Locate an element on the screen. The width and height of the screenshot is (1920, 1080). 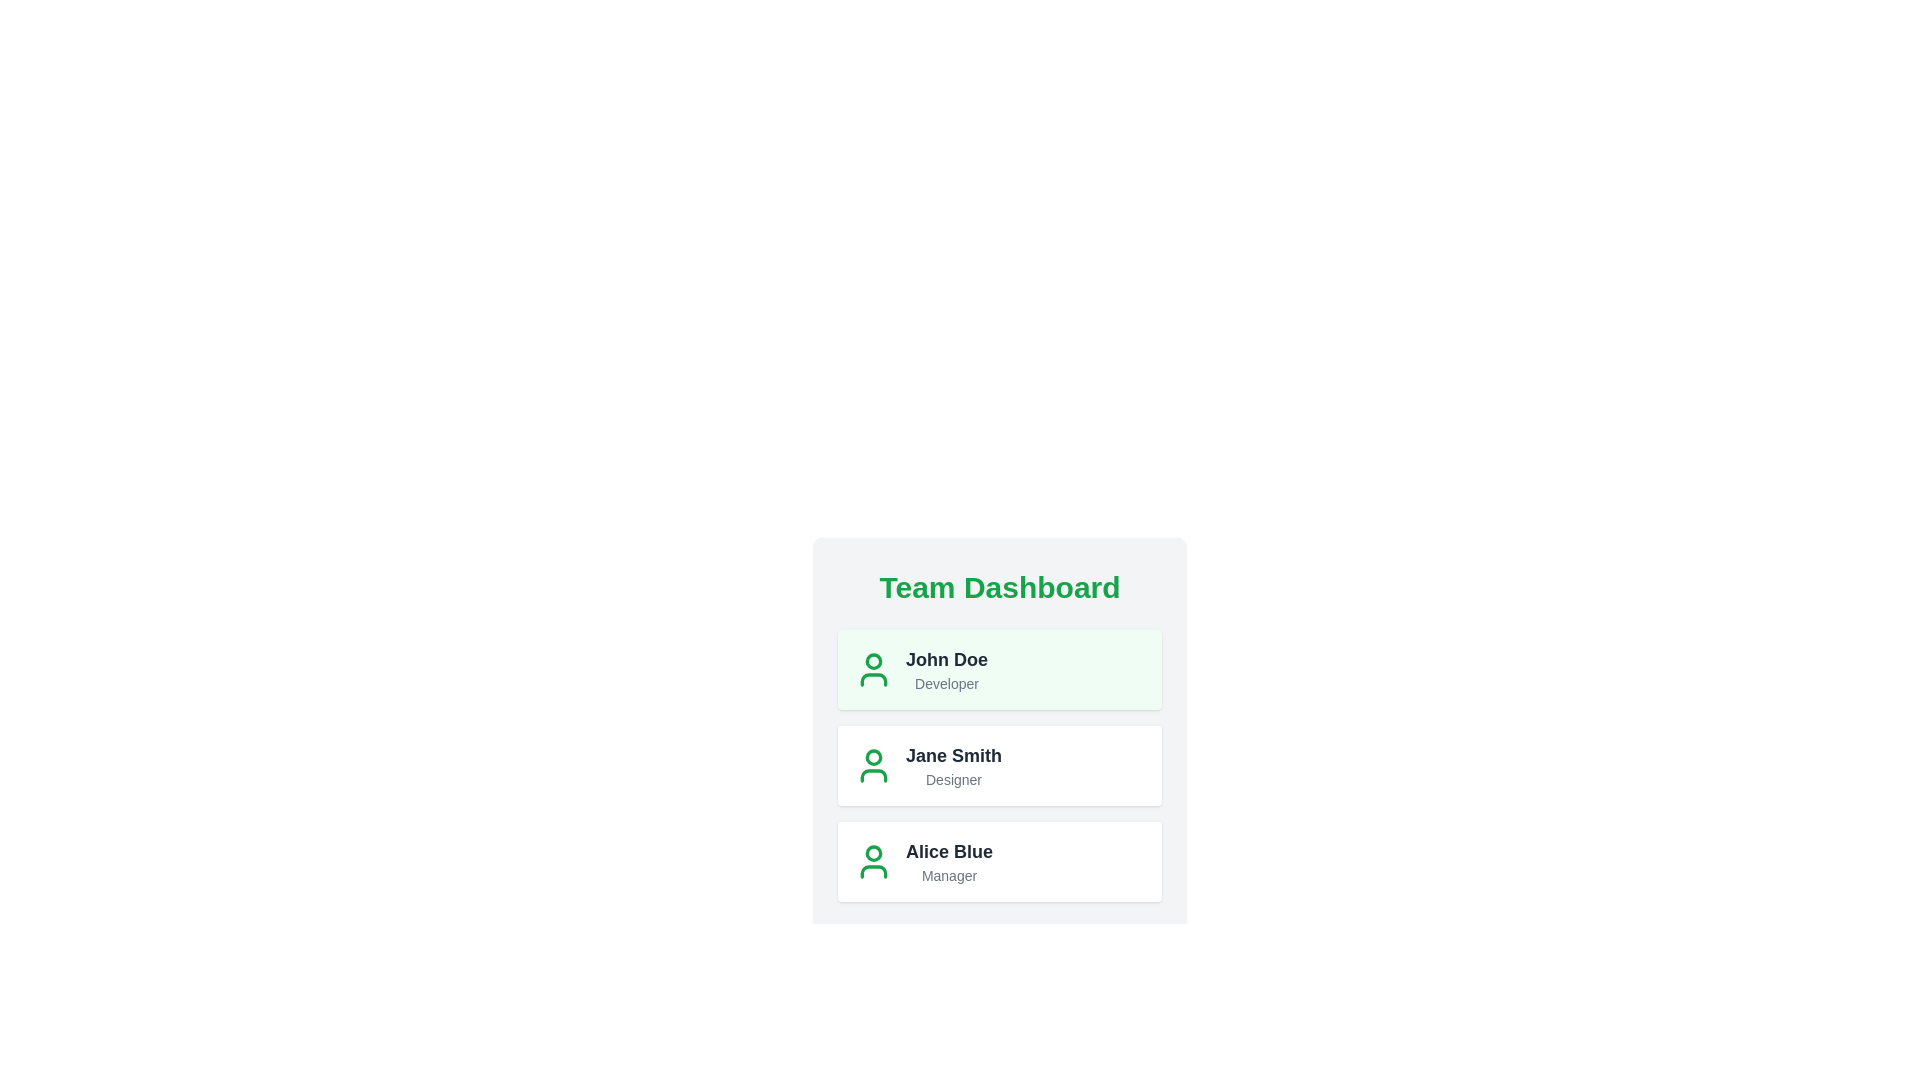
the user icon represented in green, which is part of the profile card of 'John Doe, Developer', located to the left of the text 'John Doe' and 'Developer' is located at coordinates (873, 670).